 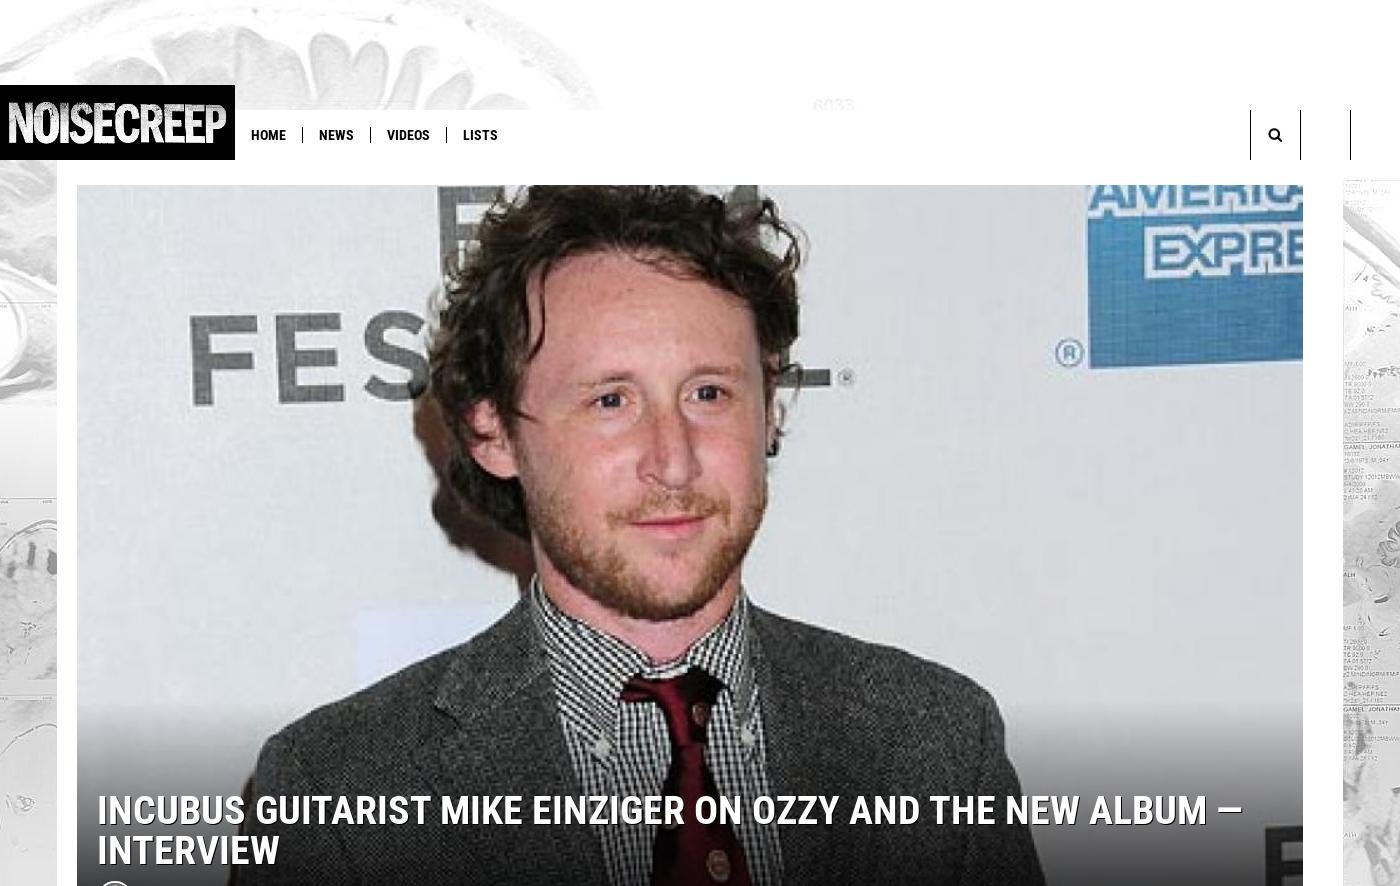 I want to click on 'Slayer', so click(x=301, y=174).